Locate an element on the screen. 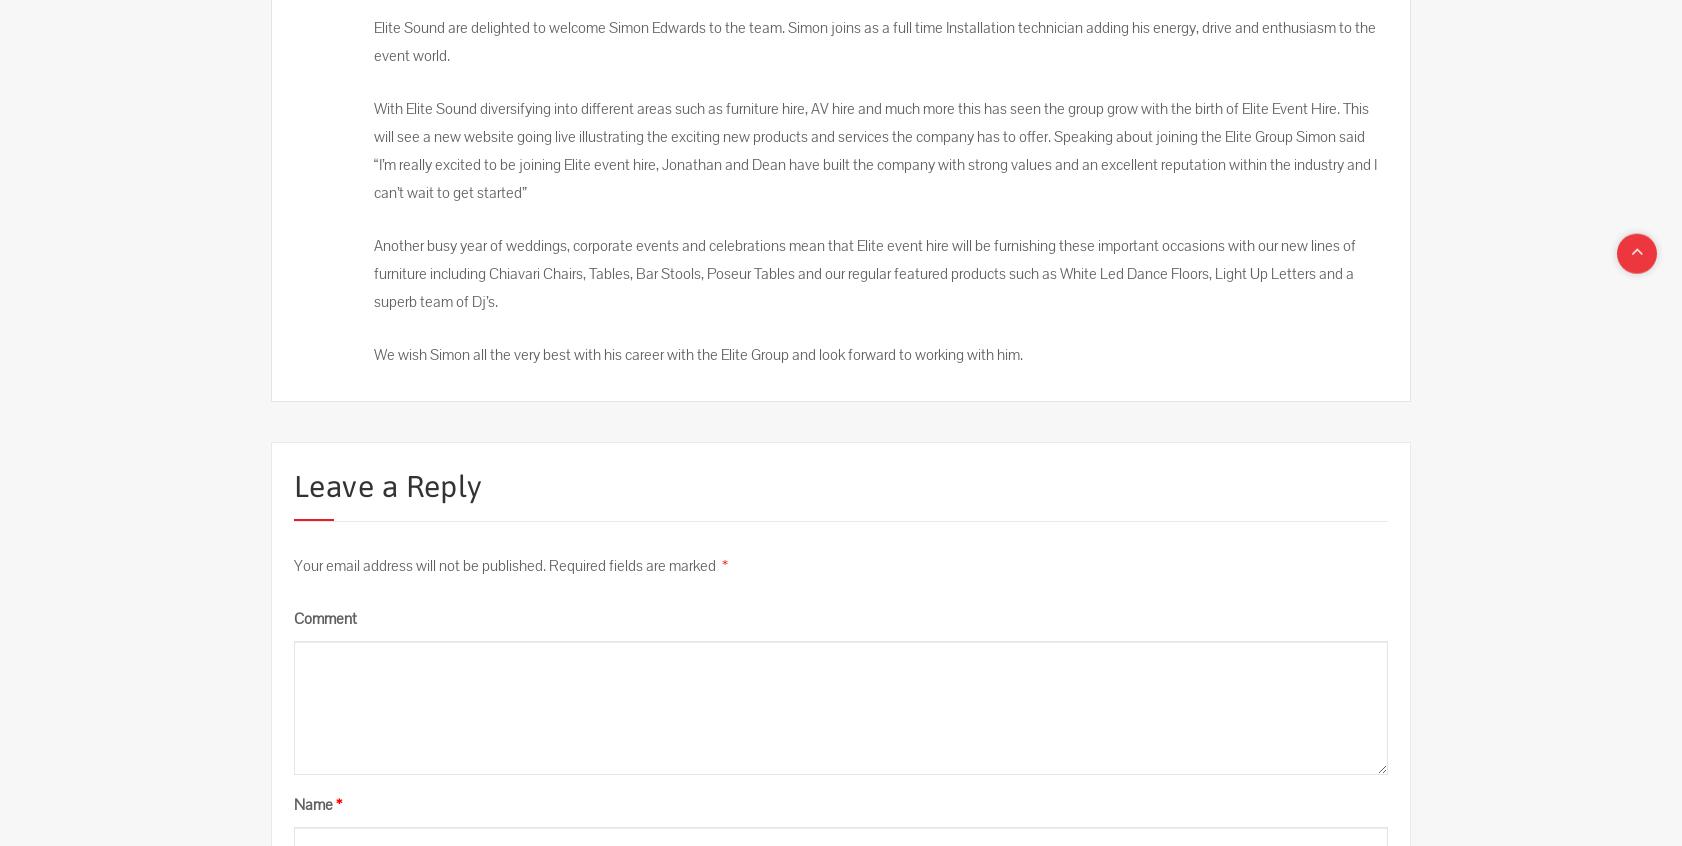  'We wish Simon all the very best with his career with the Elite Group and look forward to working with him.' is located at coordinates (373, 354).